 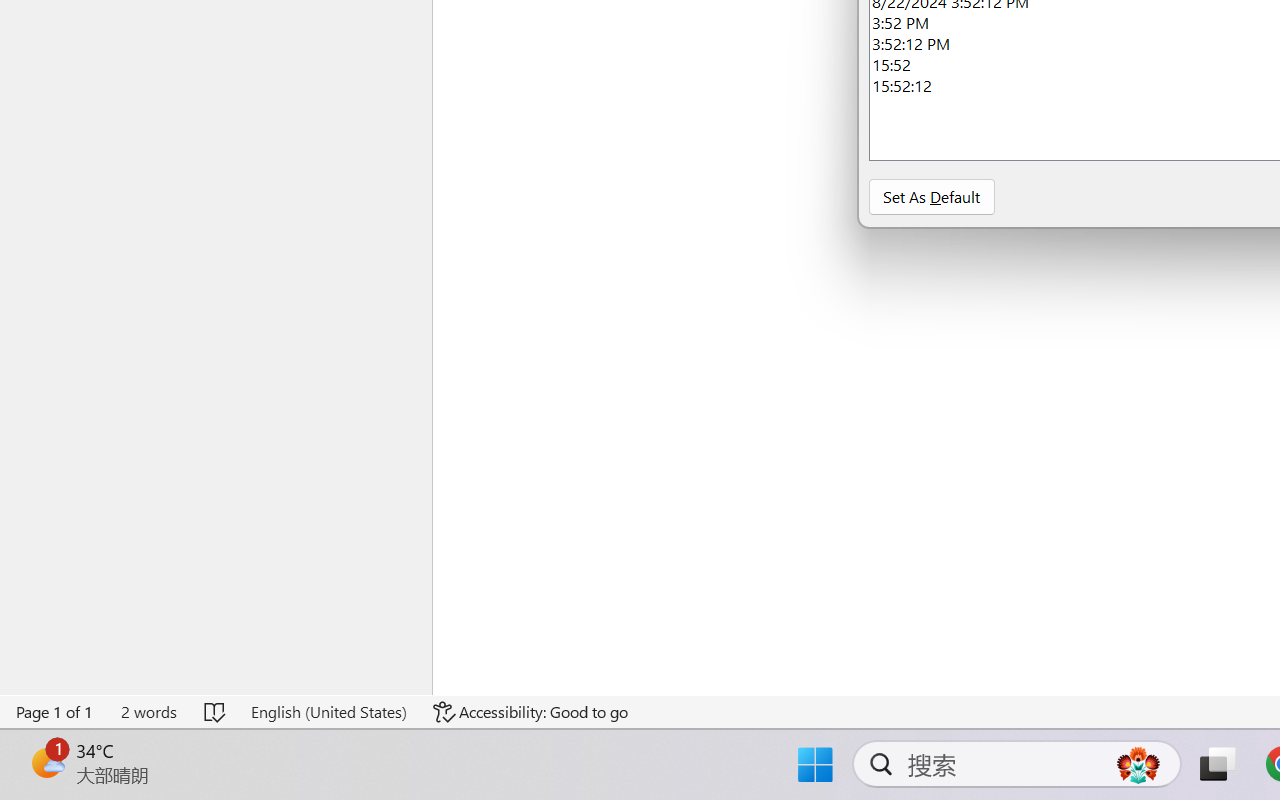 I want to click on 'Page Number Page 1 of 1', so click(x=55, y=711).